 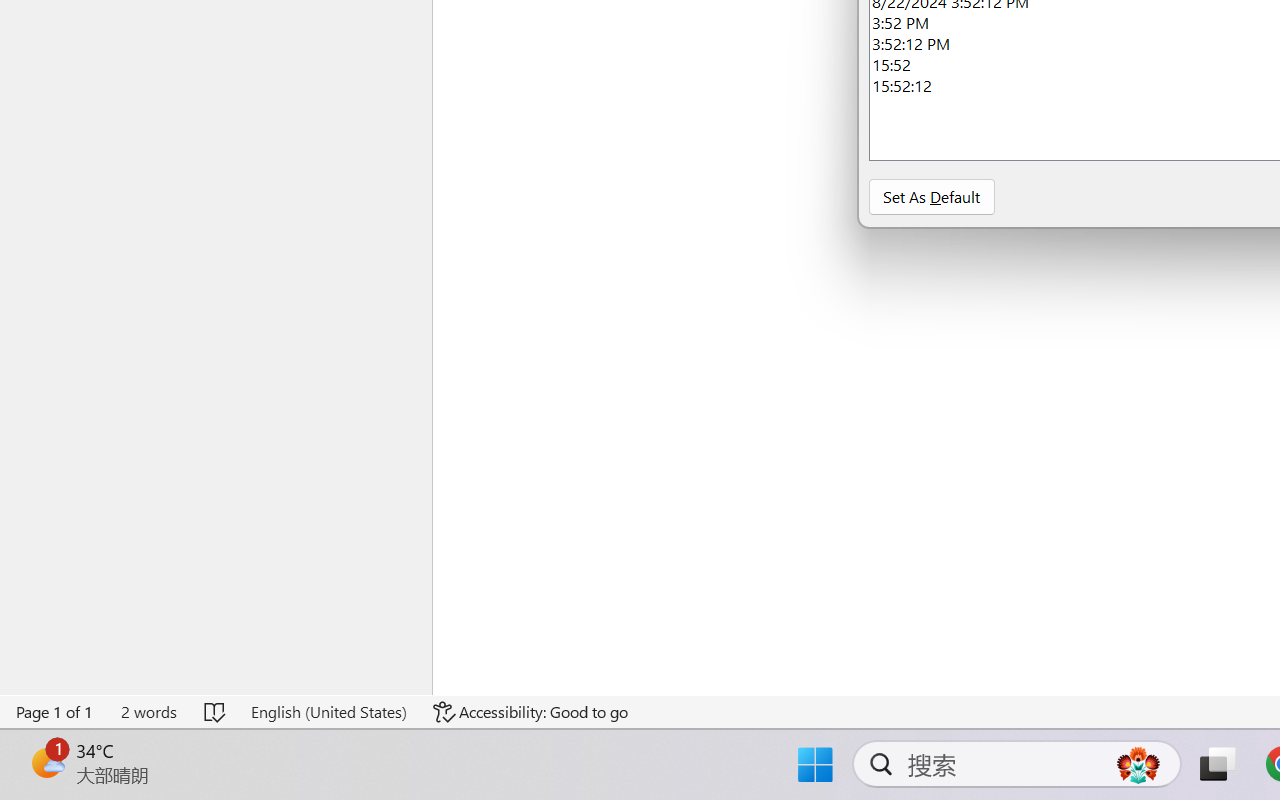 I want to click on 'Page Number Page 1 of 1', so click(x=55, y=711).